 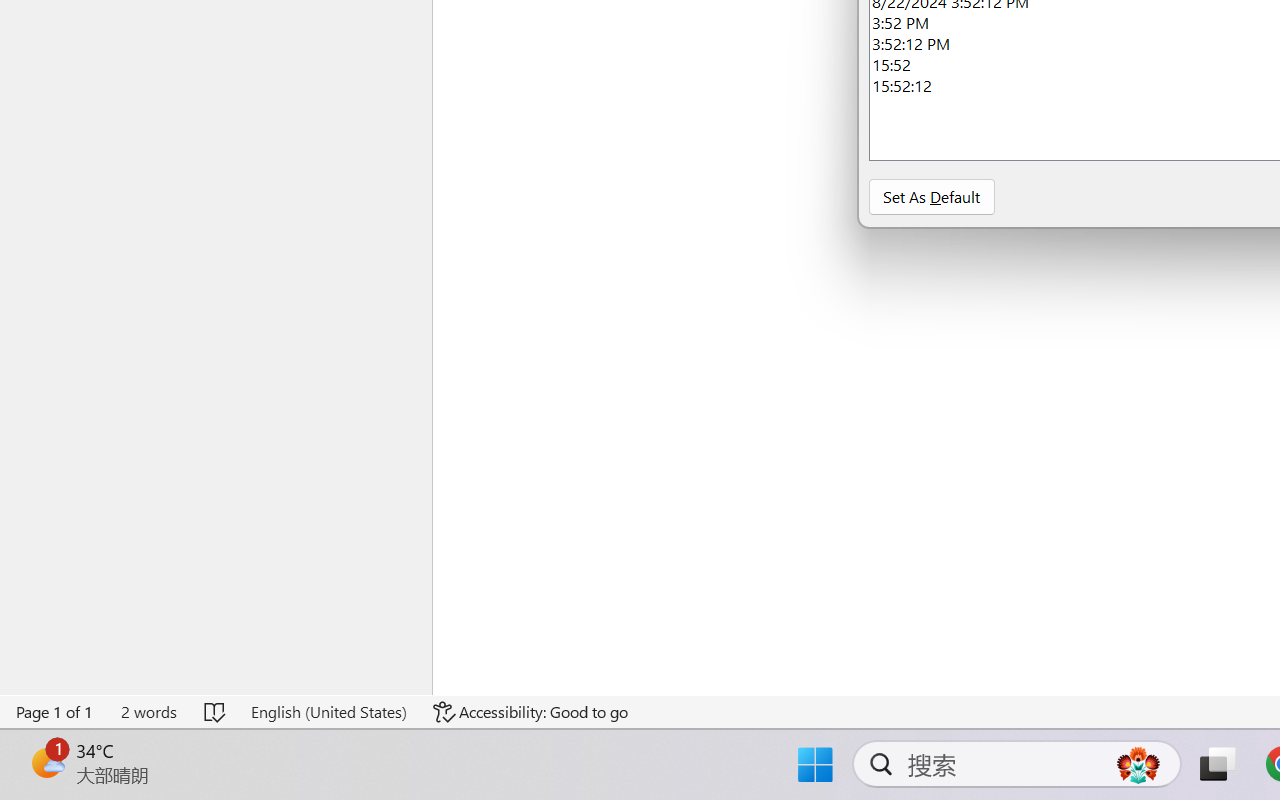 I want to click on 'Page Number Page 1 of 1', so click(x=55, y=711).